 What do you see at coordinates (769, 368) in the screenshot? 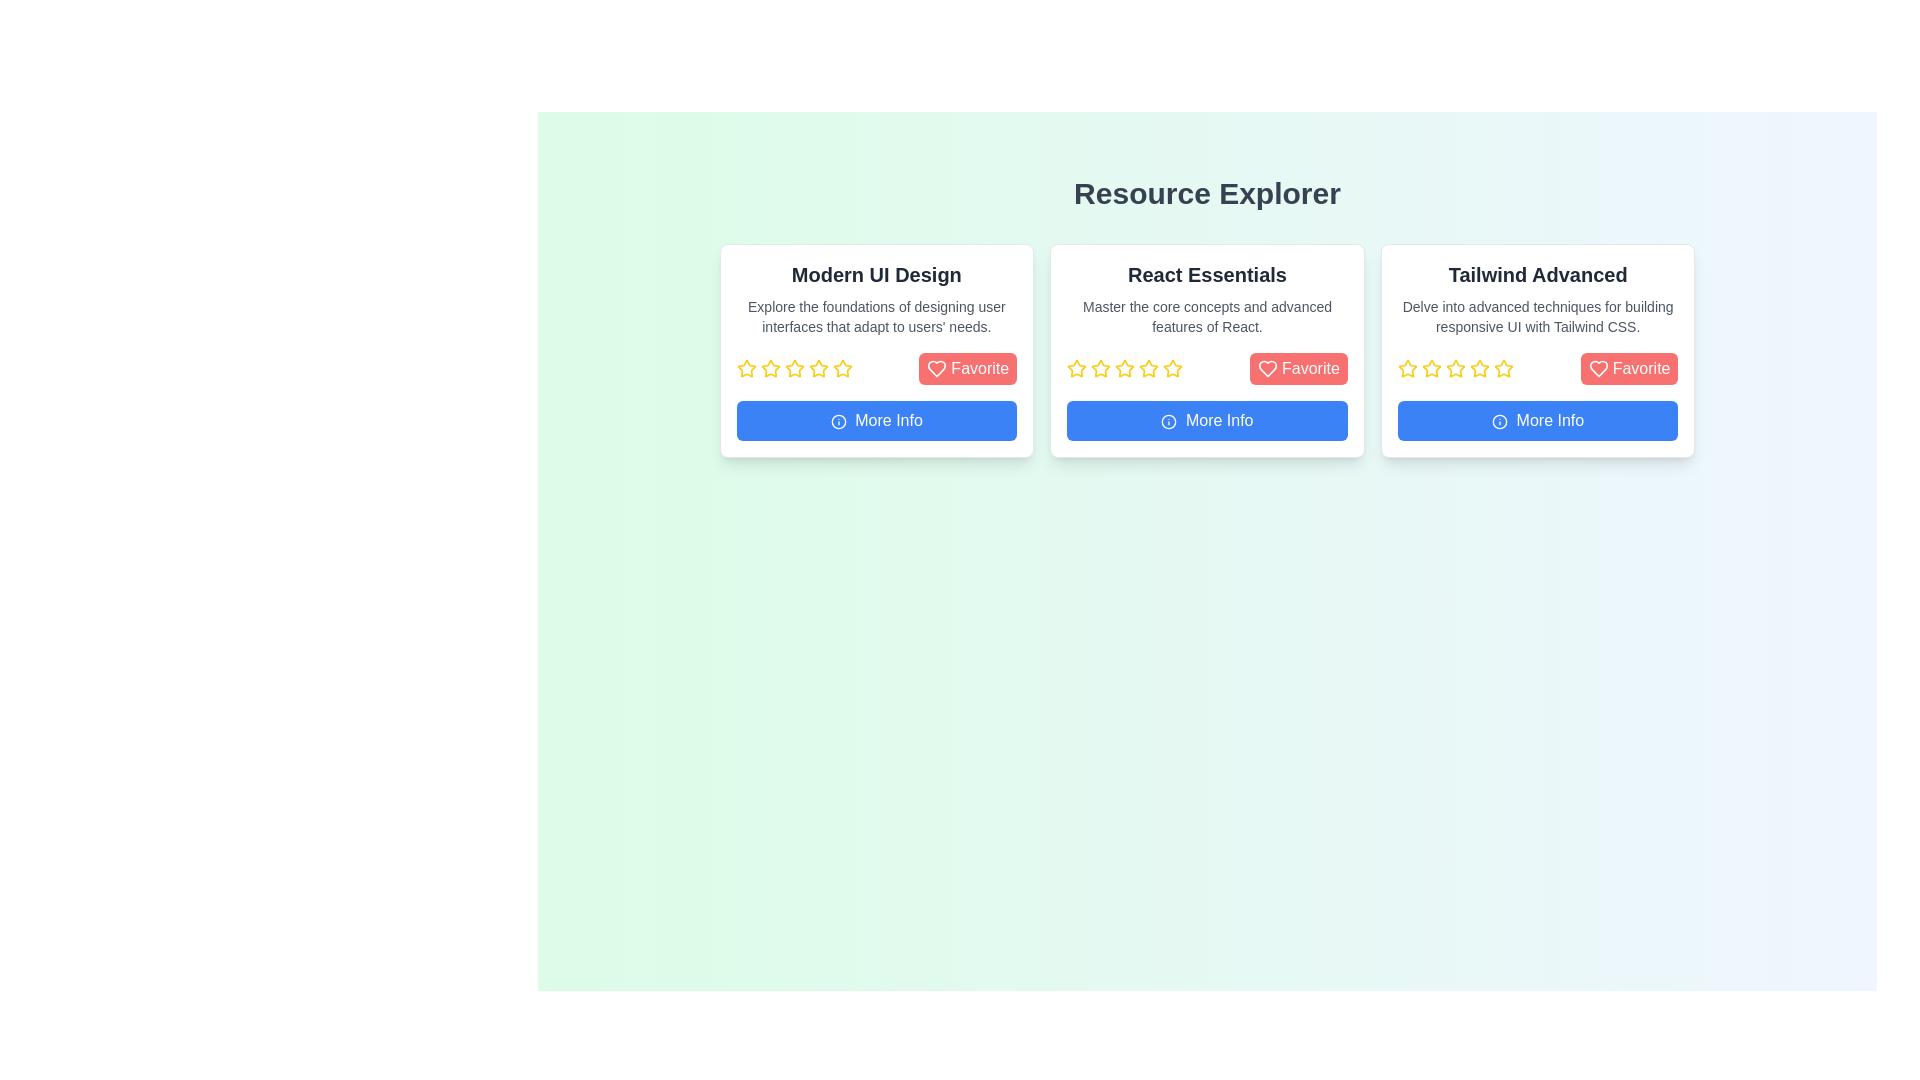
I see `the first star icon in the rating system for the 'Modern UI Design' card to provide a 1-star rating` at bounding box center [769, 368].